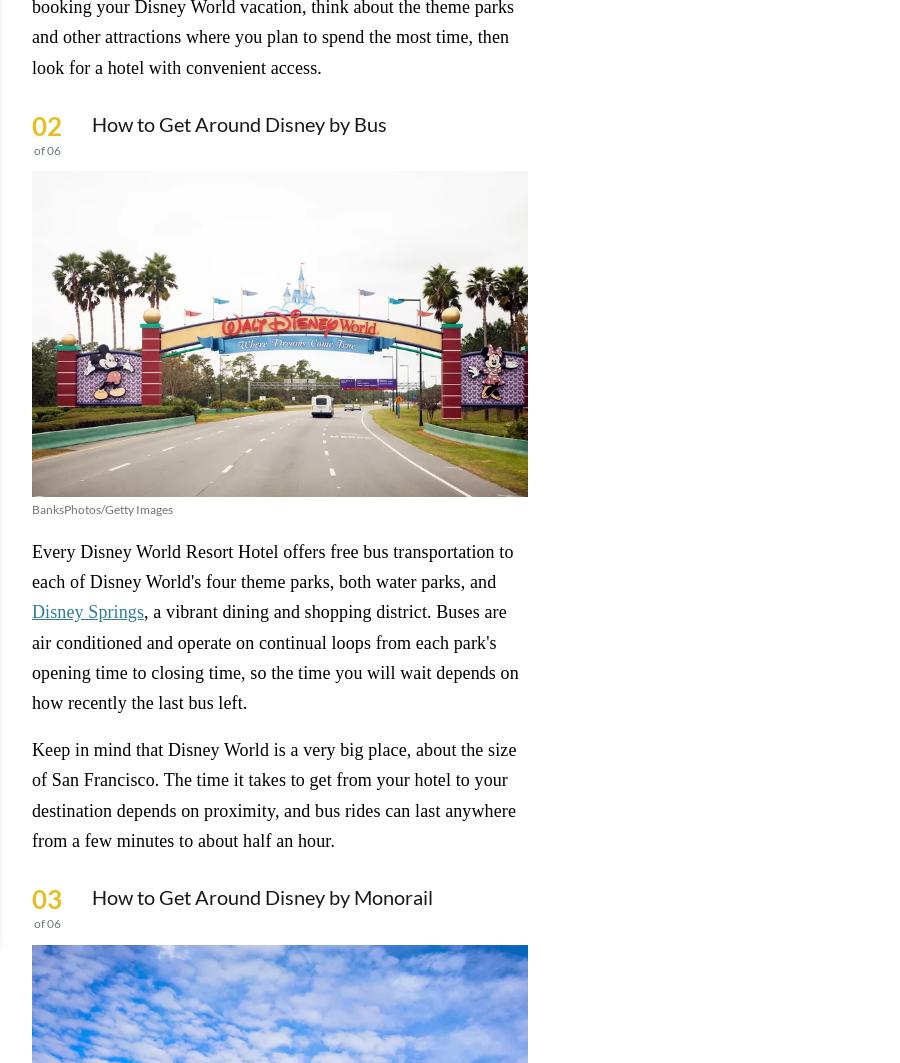  Describe the element at coordinates (87, 610) in the screenshot. I see `'Disney Springs'` at that location.